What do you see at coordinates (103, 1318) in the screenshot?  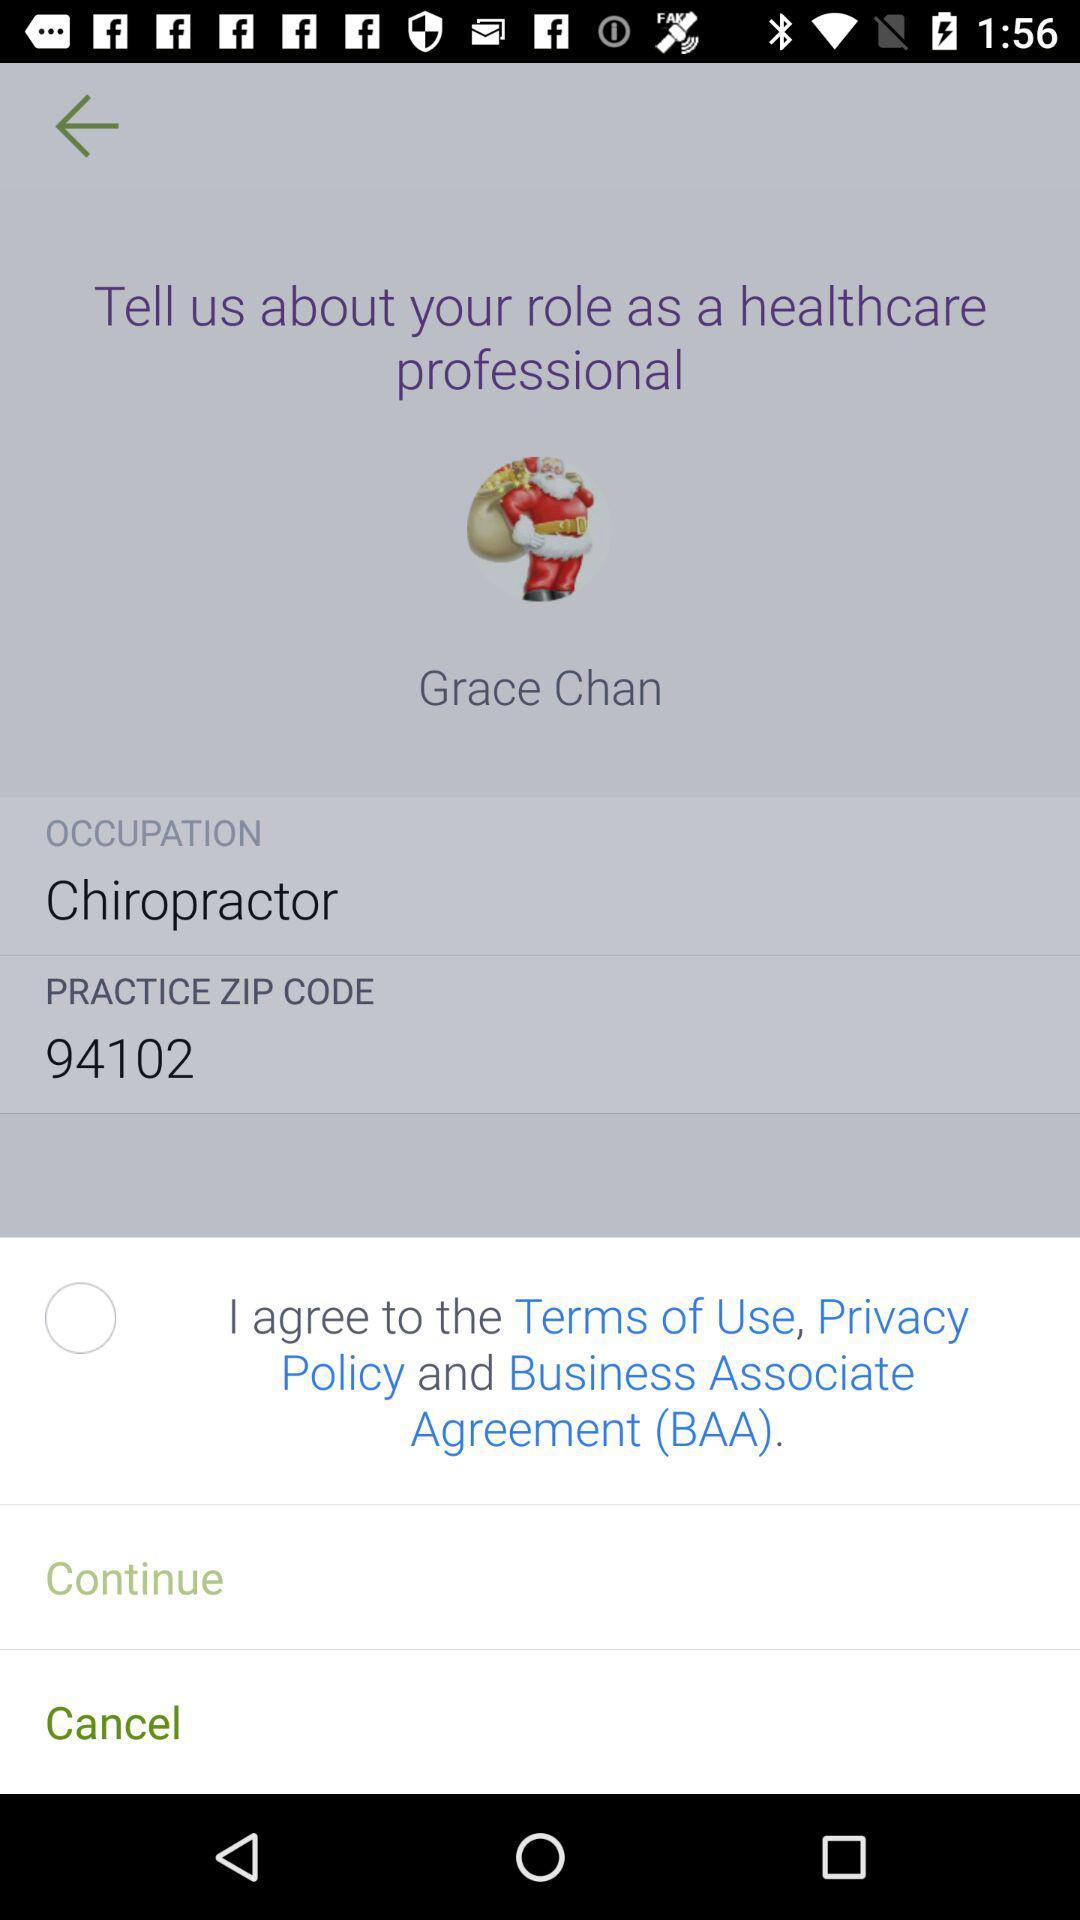 I see `item next to the i agree to` at bounding box center [103, 1318].